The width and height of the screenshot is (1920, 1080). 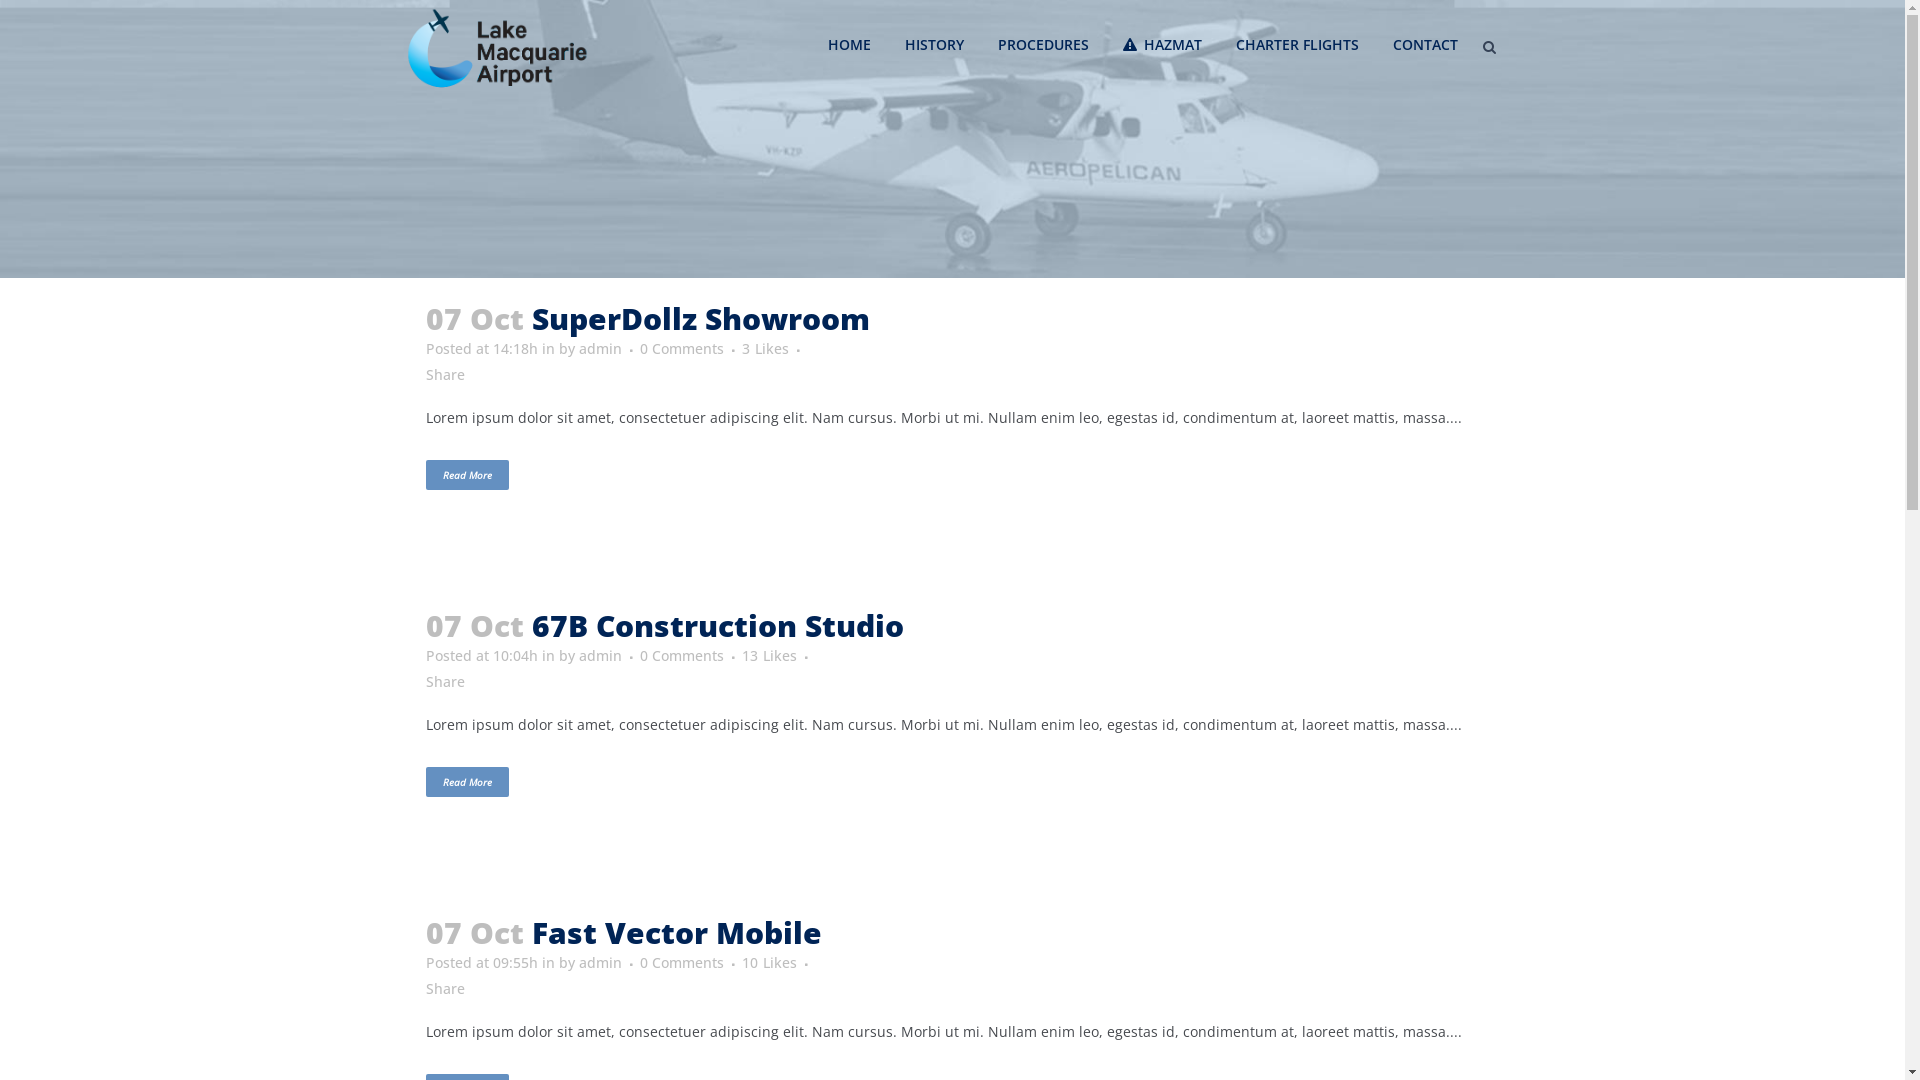 I want to click on 'Read More', so click(x=425, y=474).